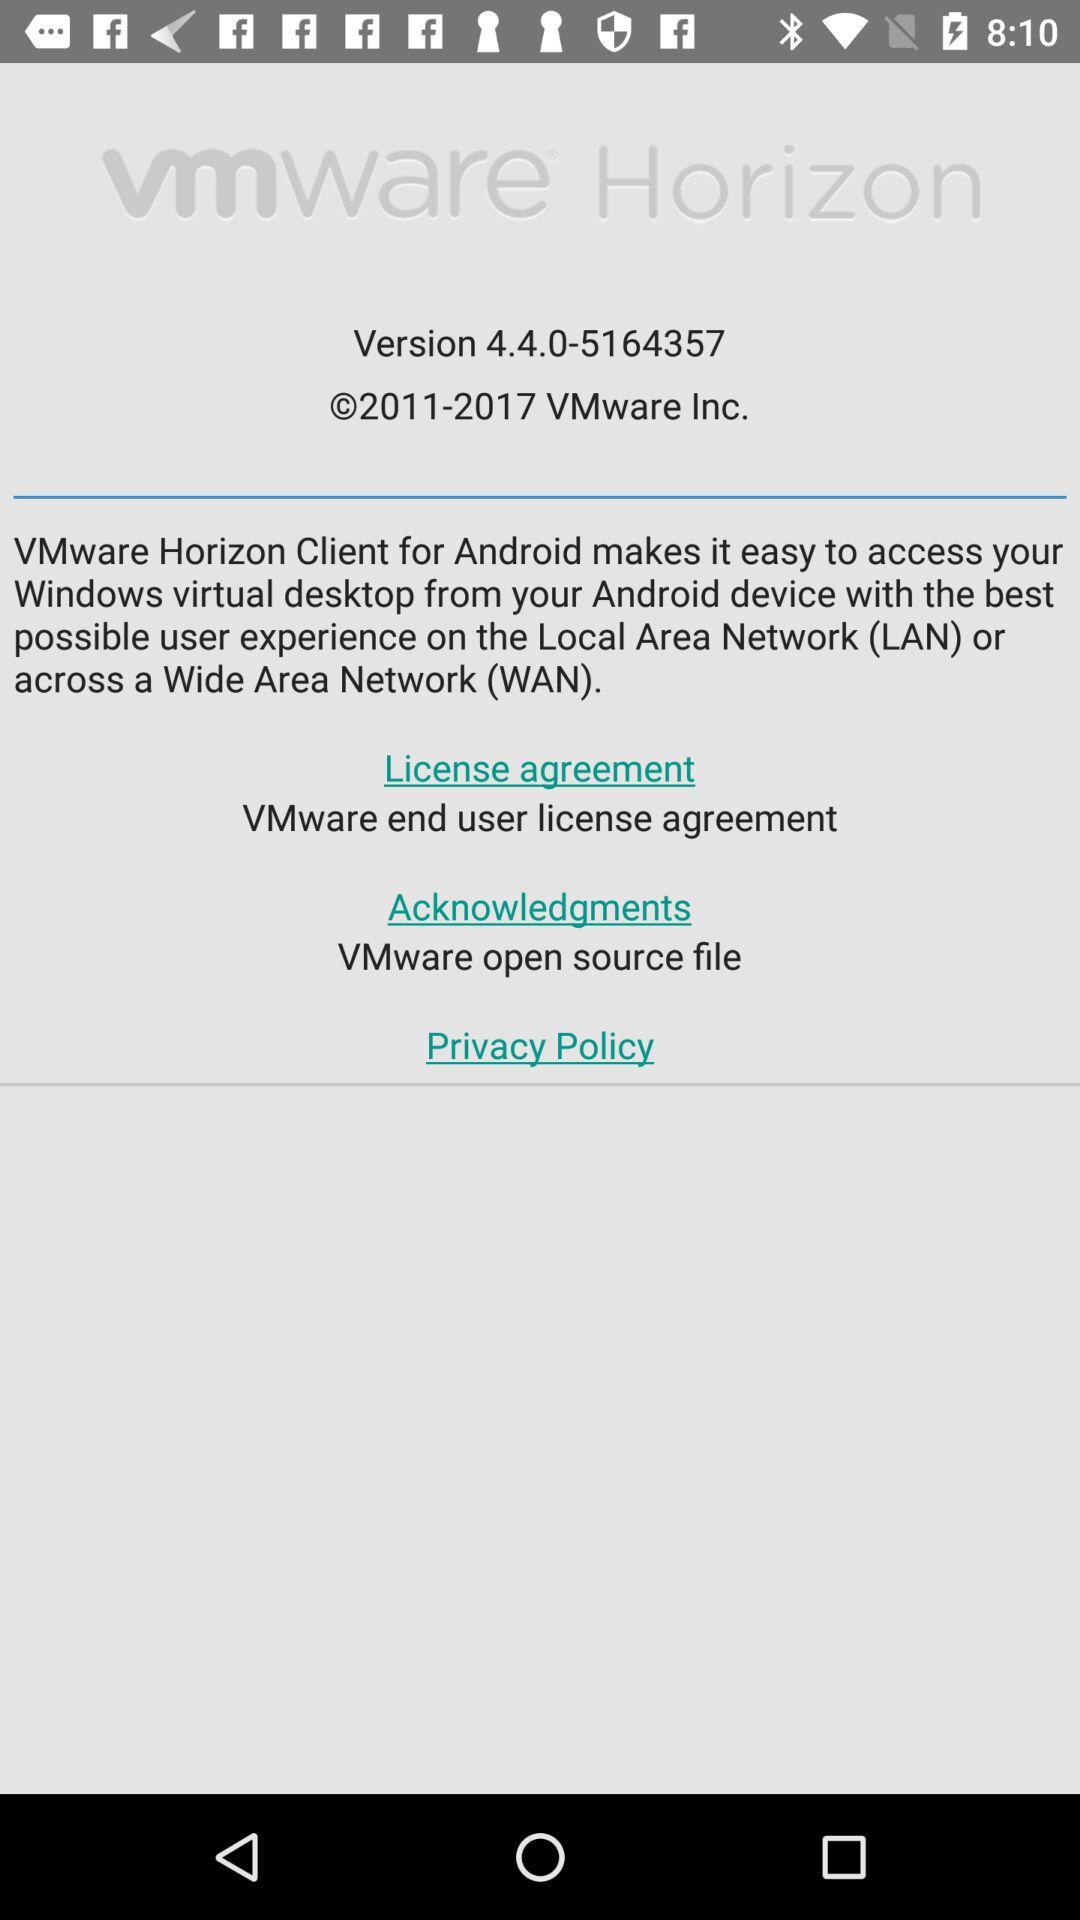 The width and height of the screenshot is (1080, 1920). Describe the element at coordinates (538, 905) in the screenshot. I see `the app below vmware end user` at that location.